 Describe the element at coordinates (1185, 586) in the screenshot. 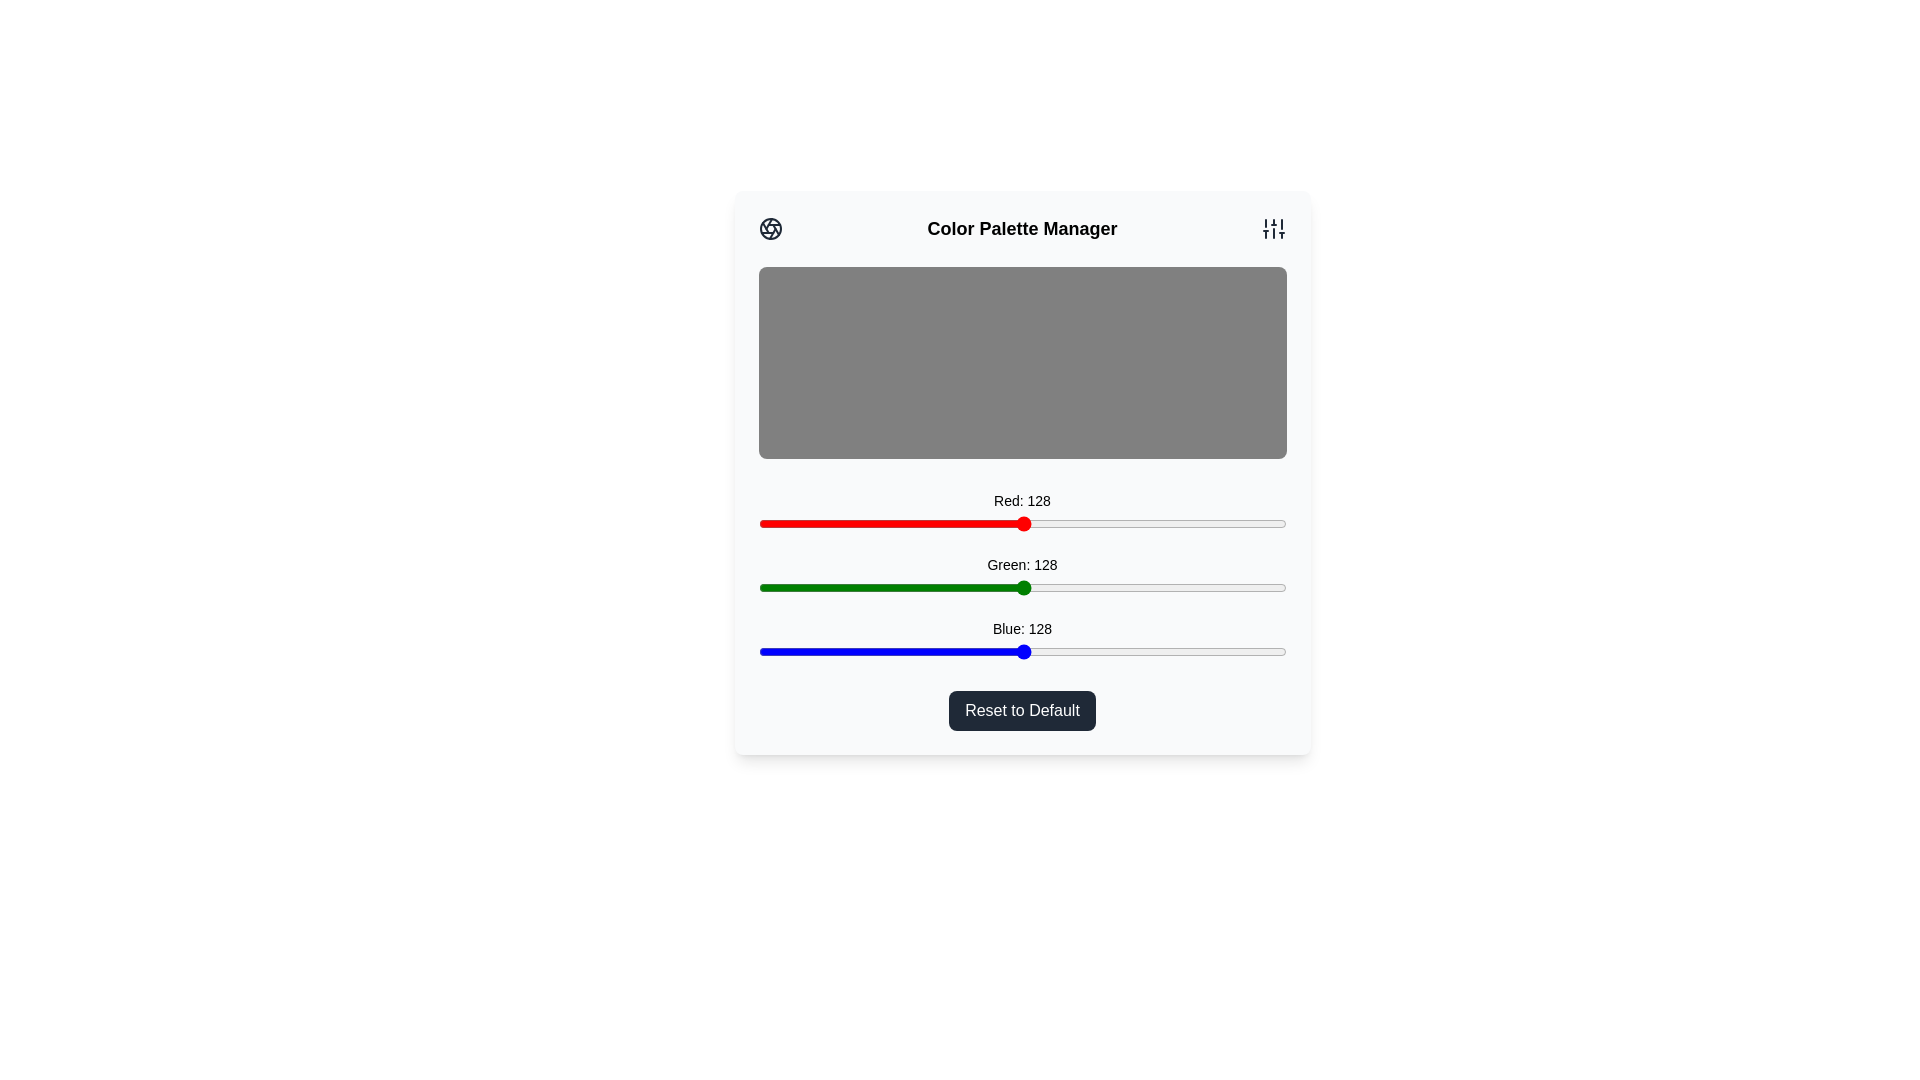

I see `the green slider to set the green intensity to 206` at that location.